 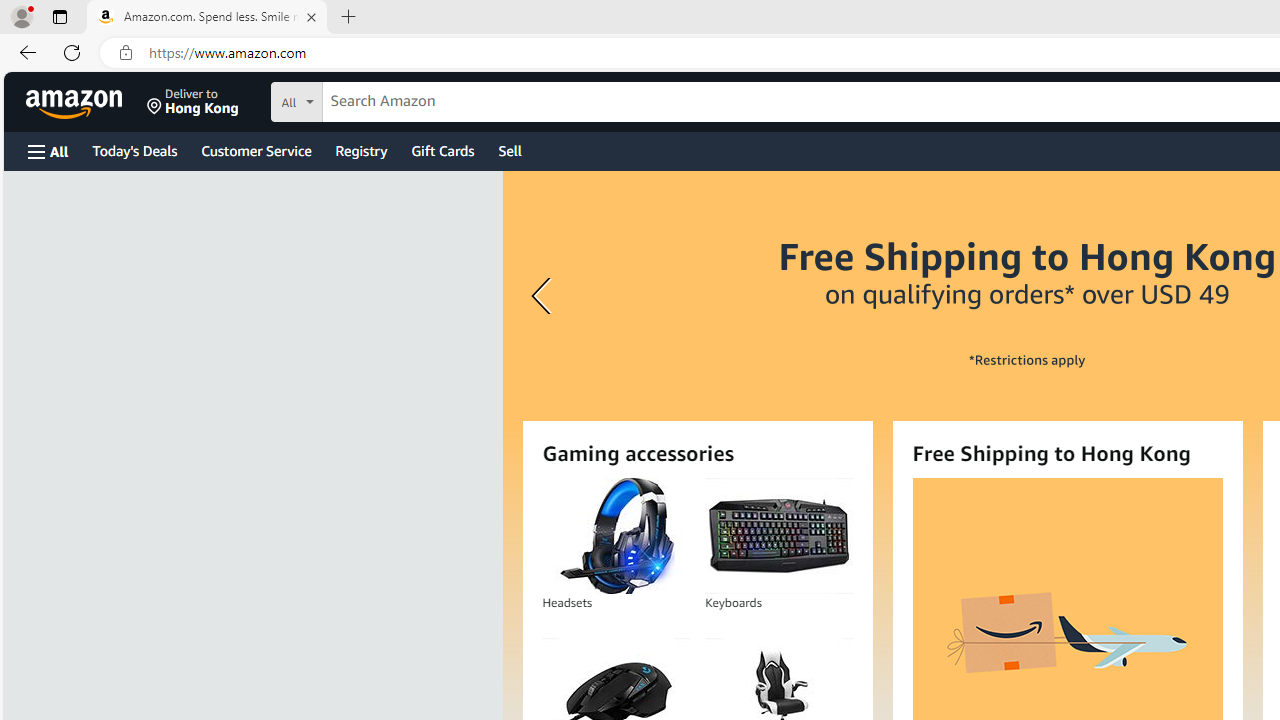 I want to click on 'Previous slide', so click(x=544, y=296).